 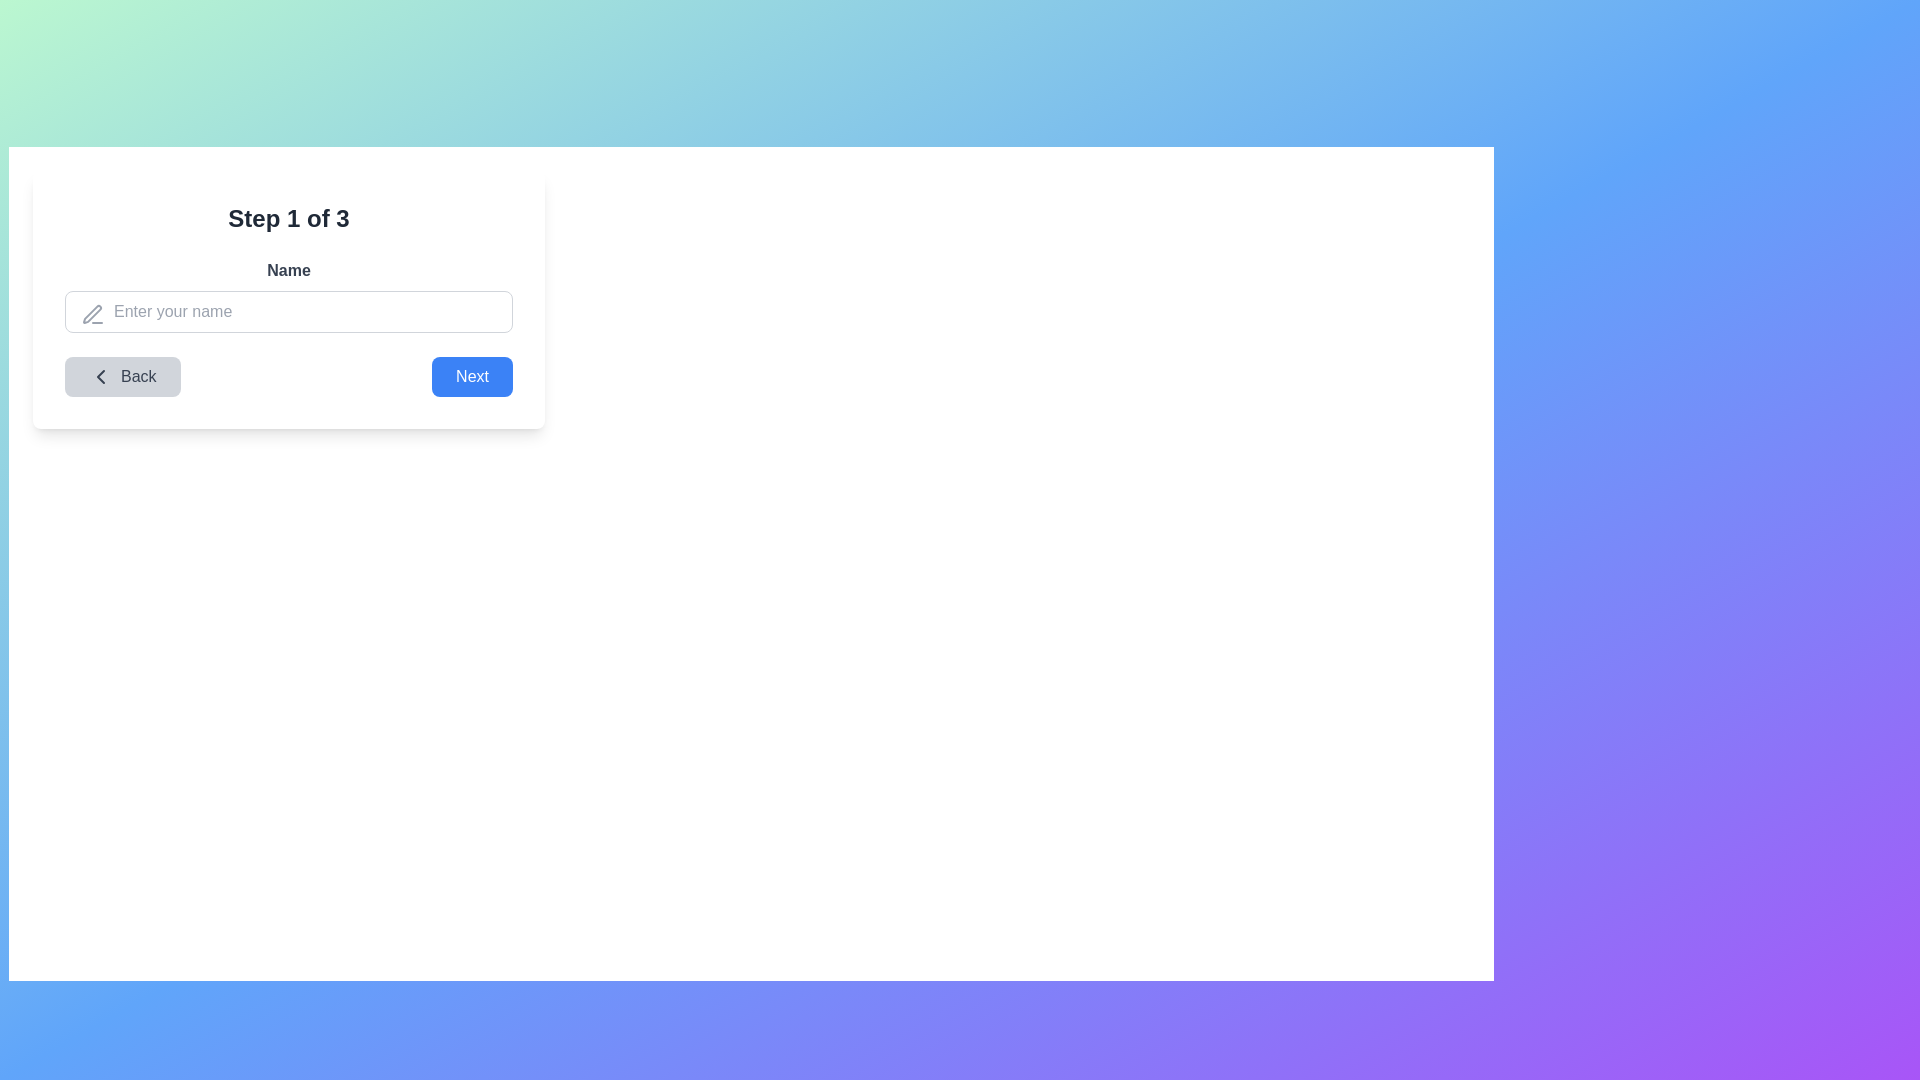 What do you see at coordinates (91, 314) in the screenshot?
I see `the editing icon located in the top-left of the 'Name' text input field, which indicates an editable area` at bounding box center [91, 314].